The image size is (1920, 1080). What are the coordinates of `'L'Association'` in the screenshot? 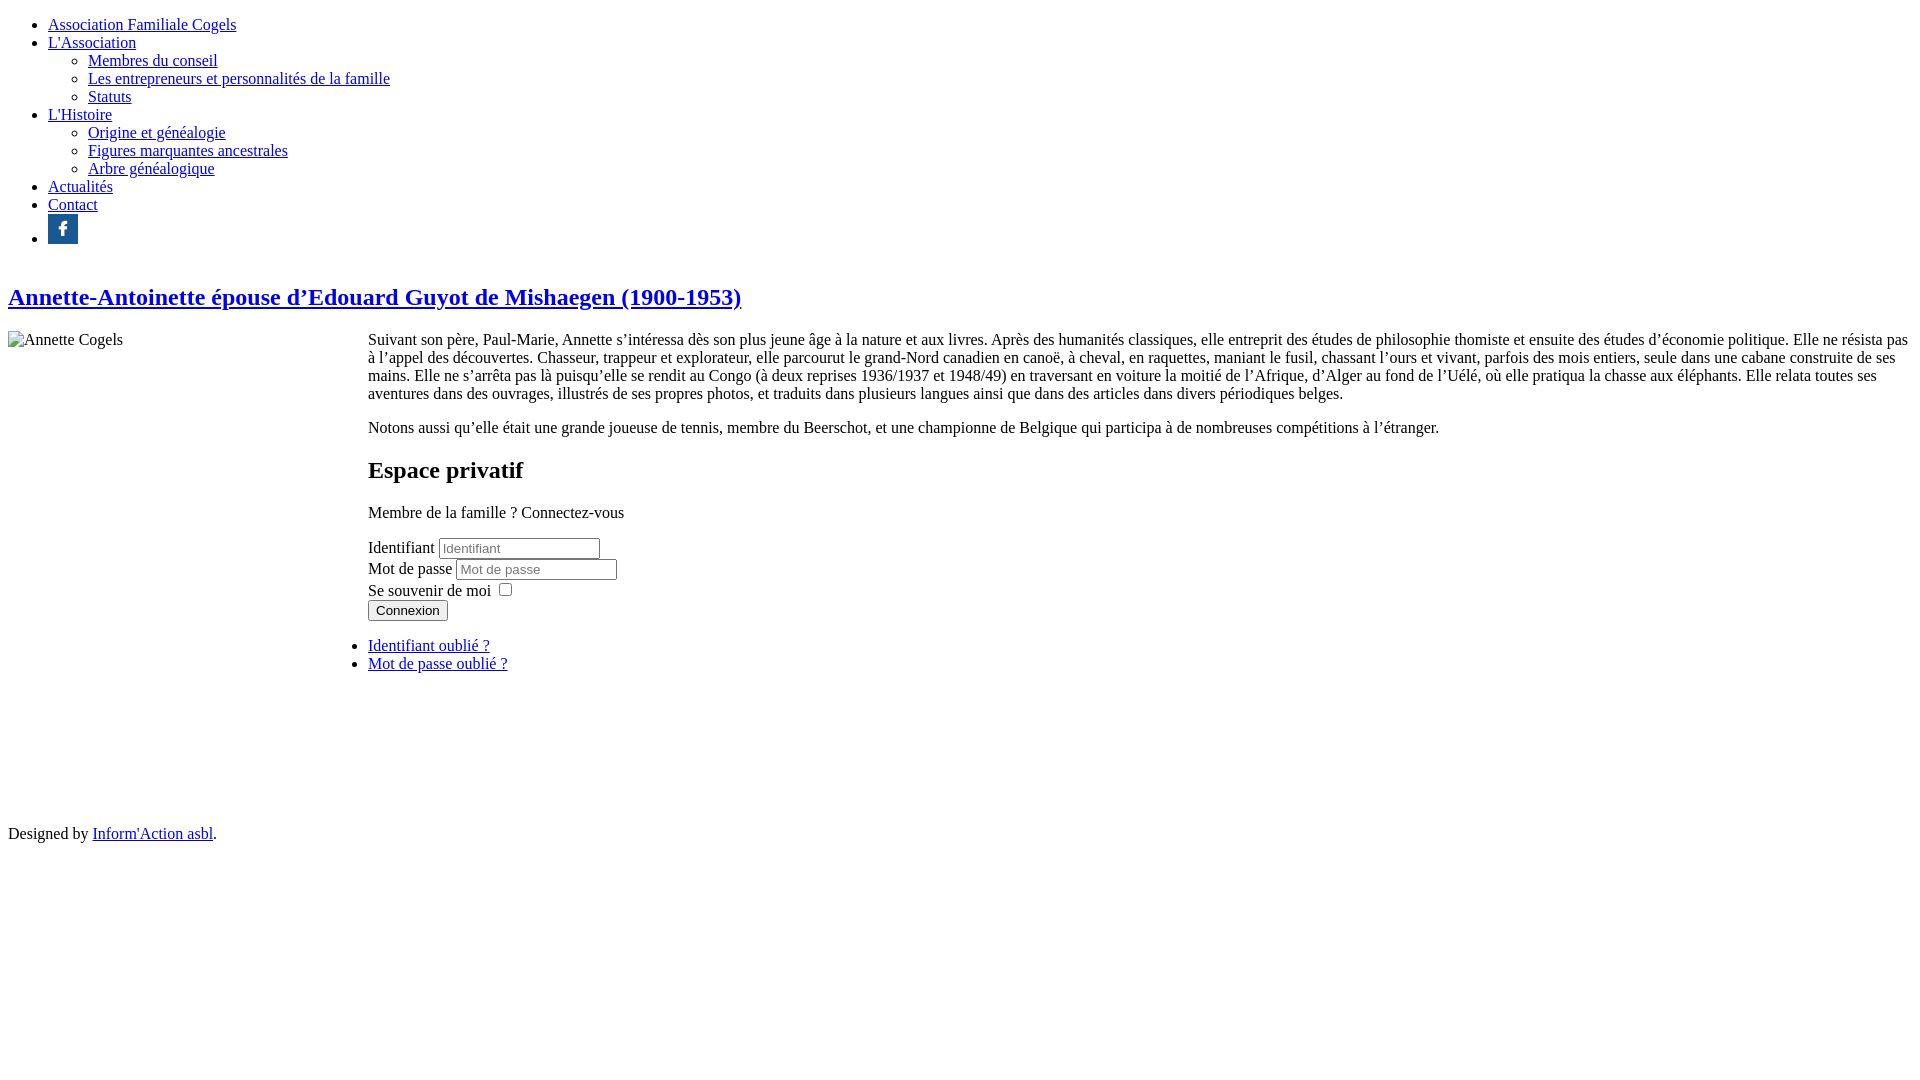 It's located at (90, 42).